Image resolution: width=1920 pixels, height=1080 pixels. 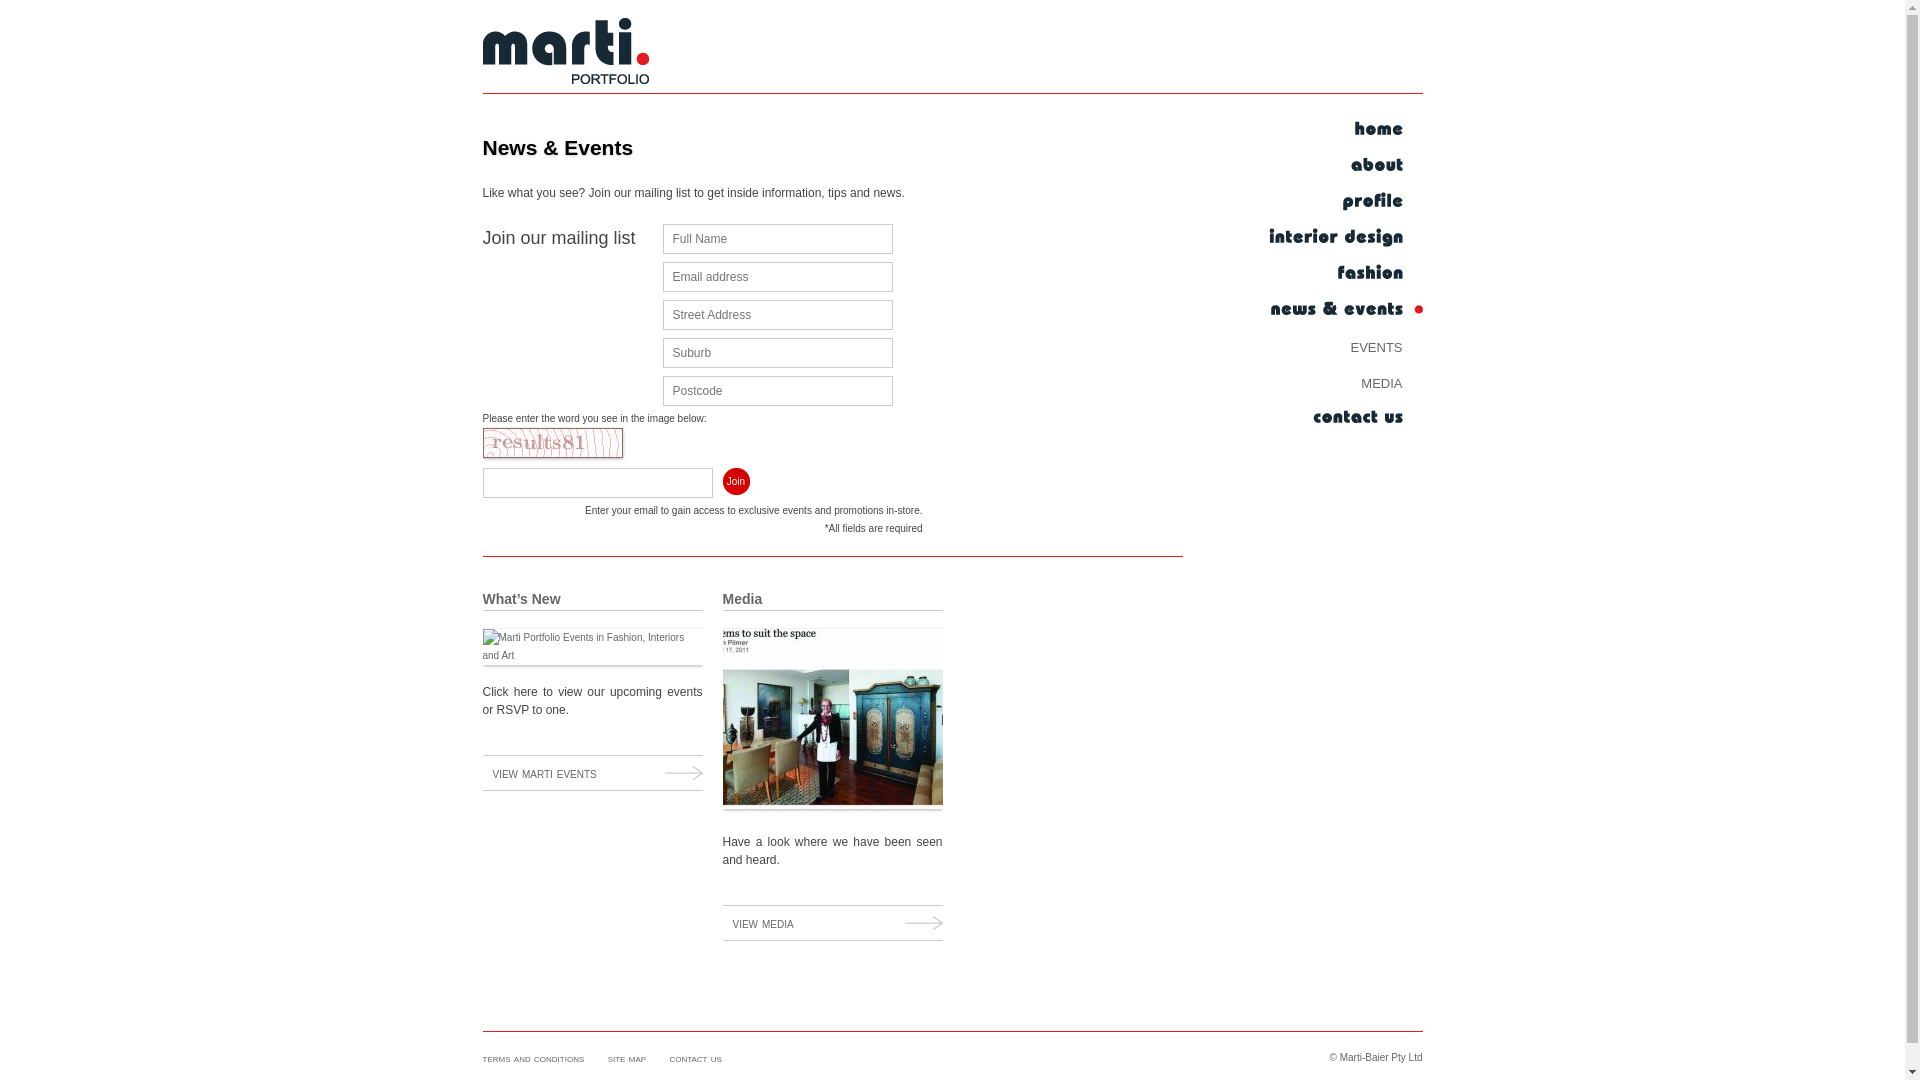 What do you see at coordinates (564, 54) in the screenshot?
I see `'Marti Portfolio'` at bounding box center [564, 54].